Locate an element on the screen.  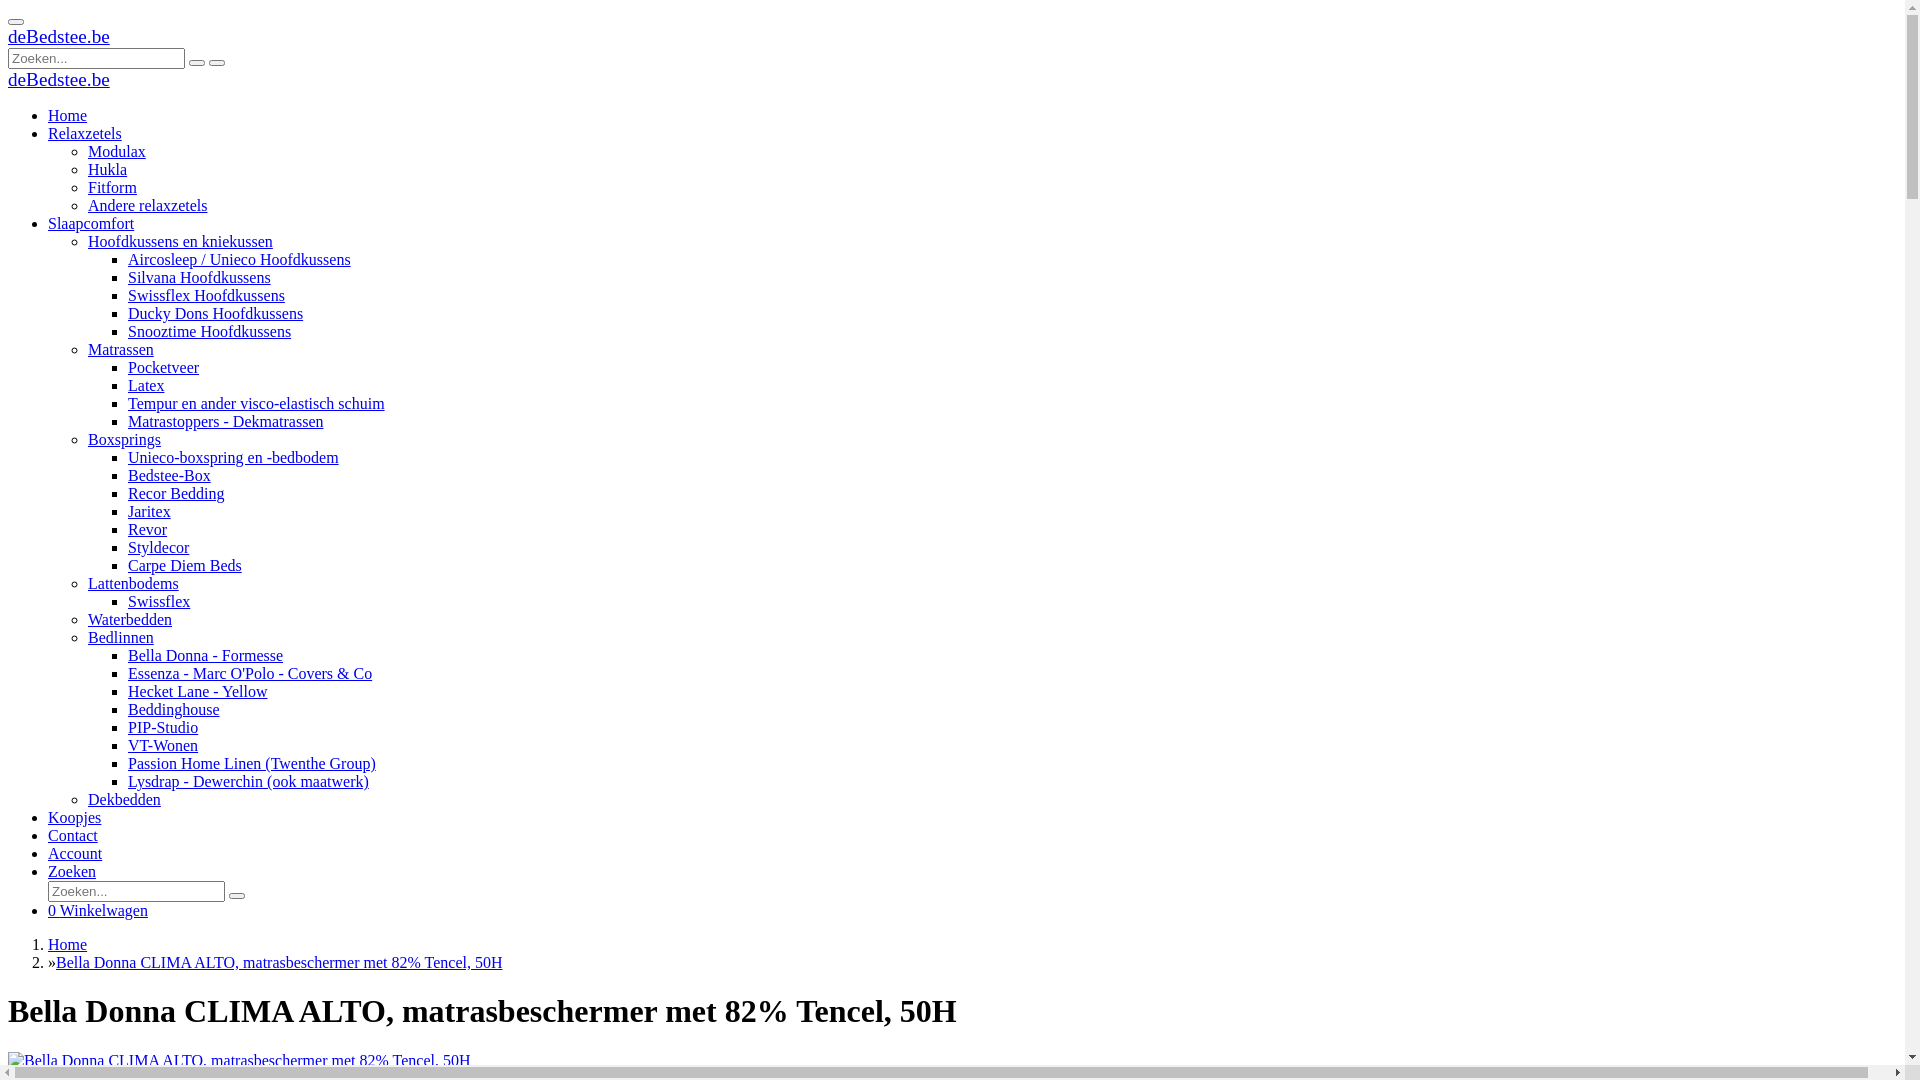
'Relaxzetels' is located at coordinates (84, 133).